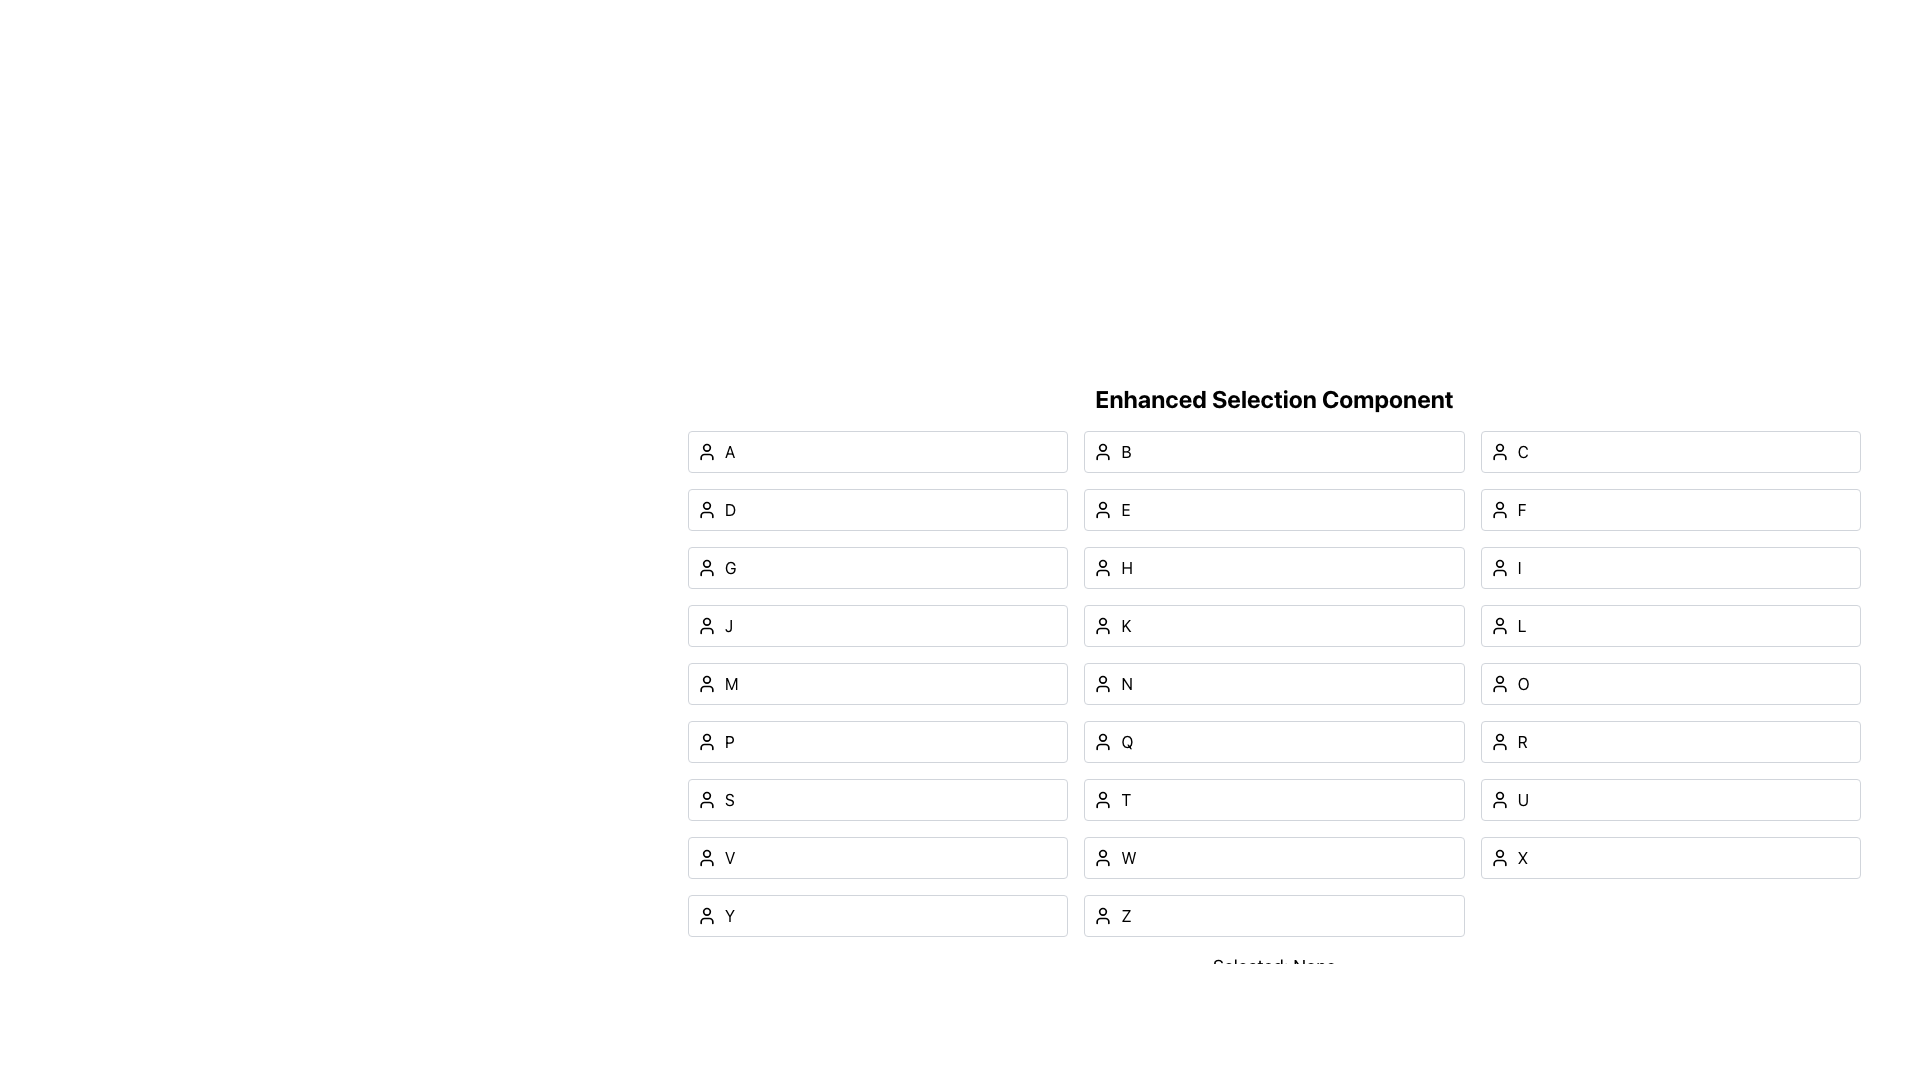  Describe the element at coordinates (1499, 741) in the screenshot. I see `the user icon outlined in black with rounded edges that is located in the selection box containing the letter 'R', situated in the fifth column and fourth row of the Enhanced Selection Component interface` at that location.